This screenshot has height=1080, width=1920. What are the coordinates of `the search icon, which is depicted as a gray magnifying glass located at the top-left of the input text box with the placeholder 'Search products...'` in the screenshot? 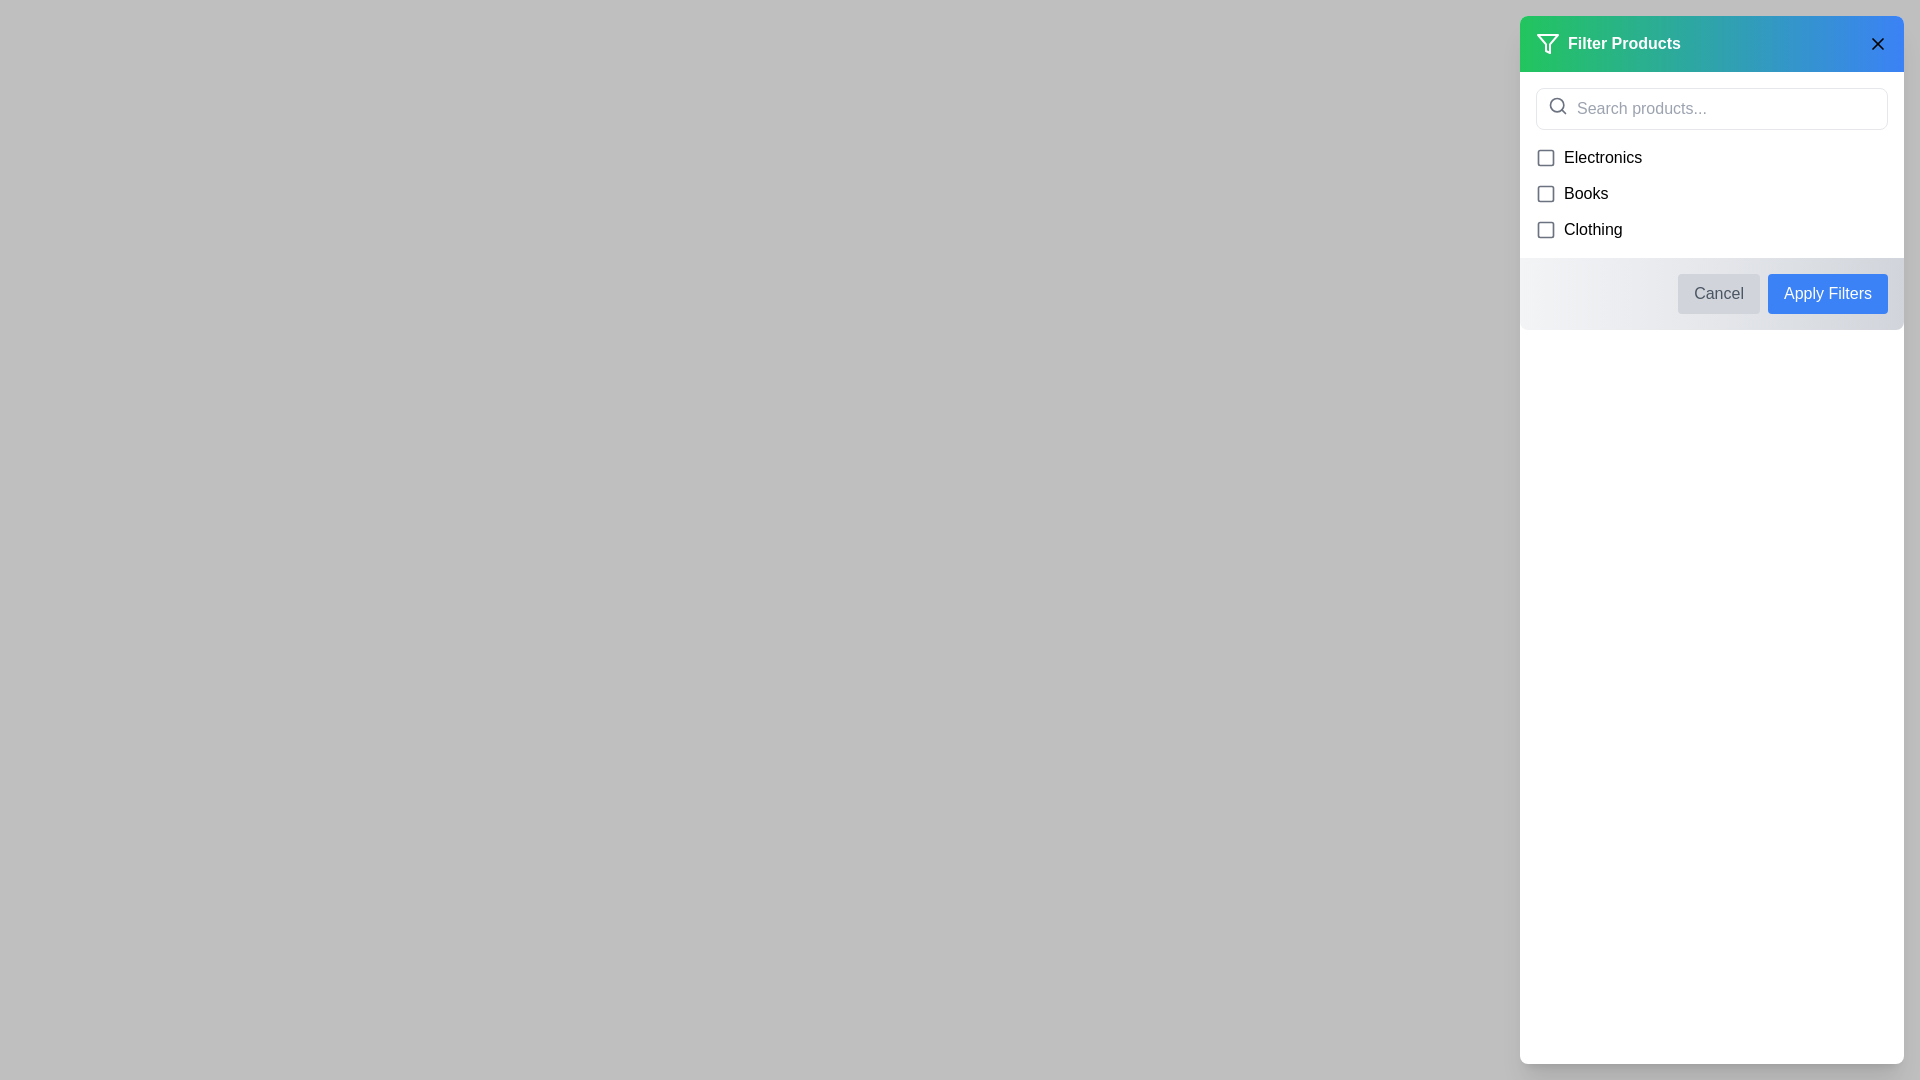 It's located at (1557, 105).